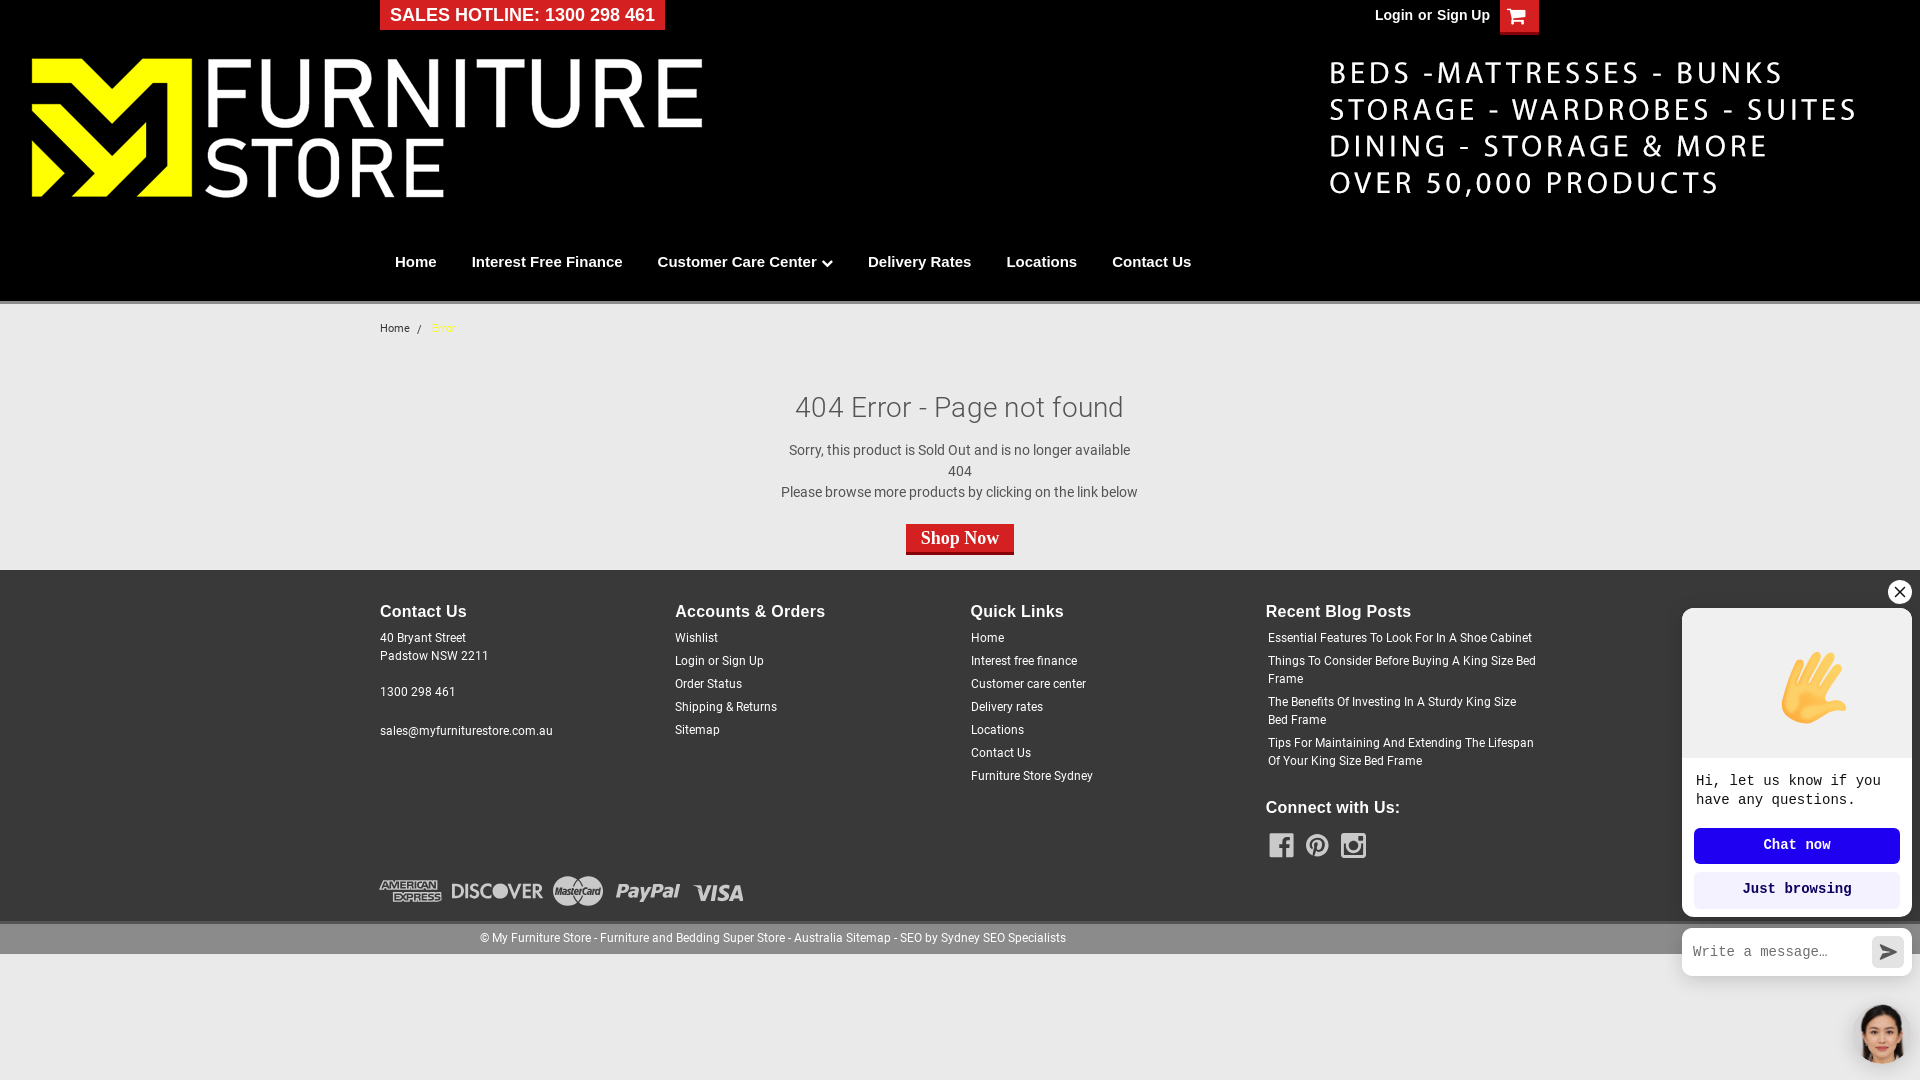  I want to click on 'Wishlist', so click(696, 637).